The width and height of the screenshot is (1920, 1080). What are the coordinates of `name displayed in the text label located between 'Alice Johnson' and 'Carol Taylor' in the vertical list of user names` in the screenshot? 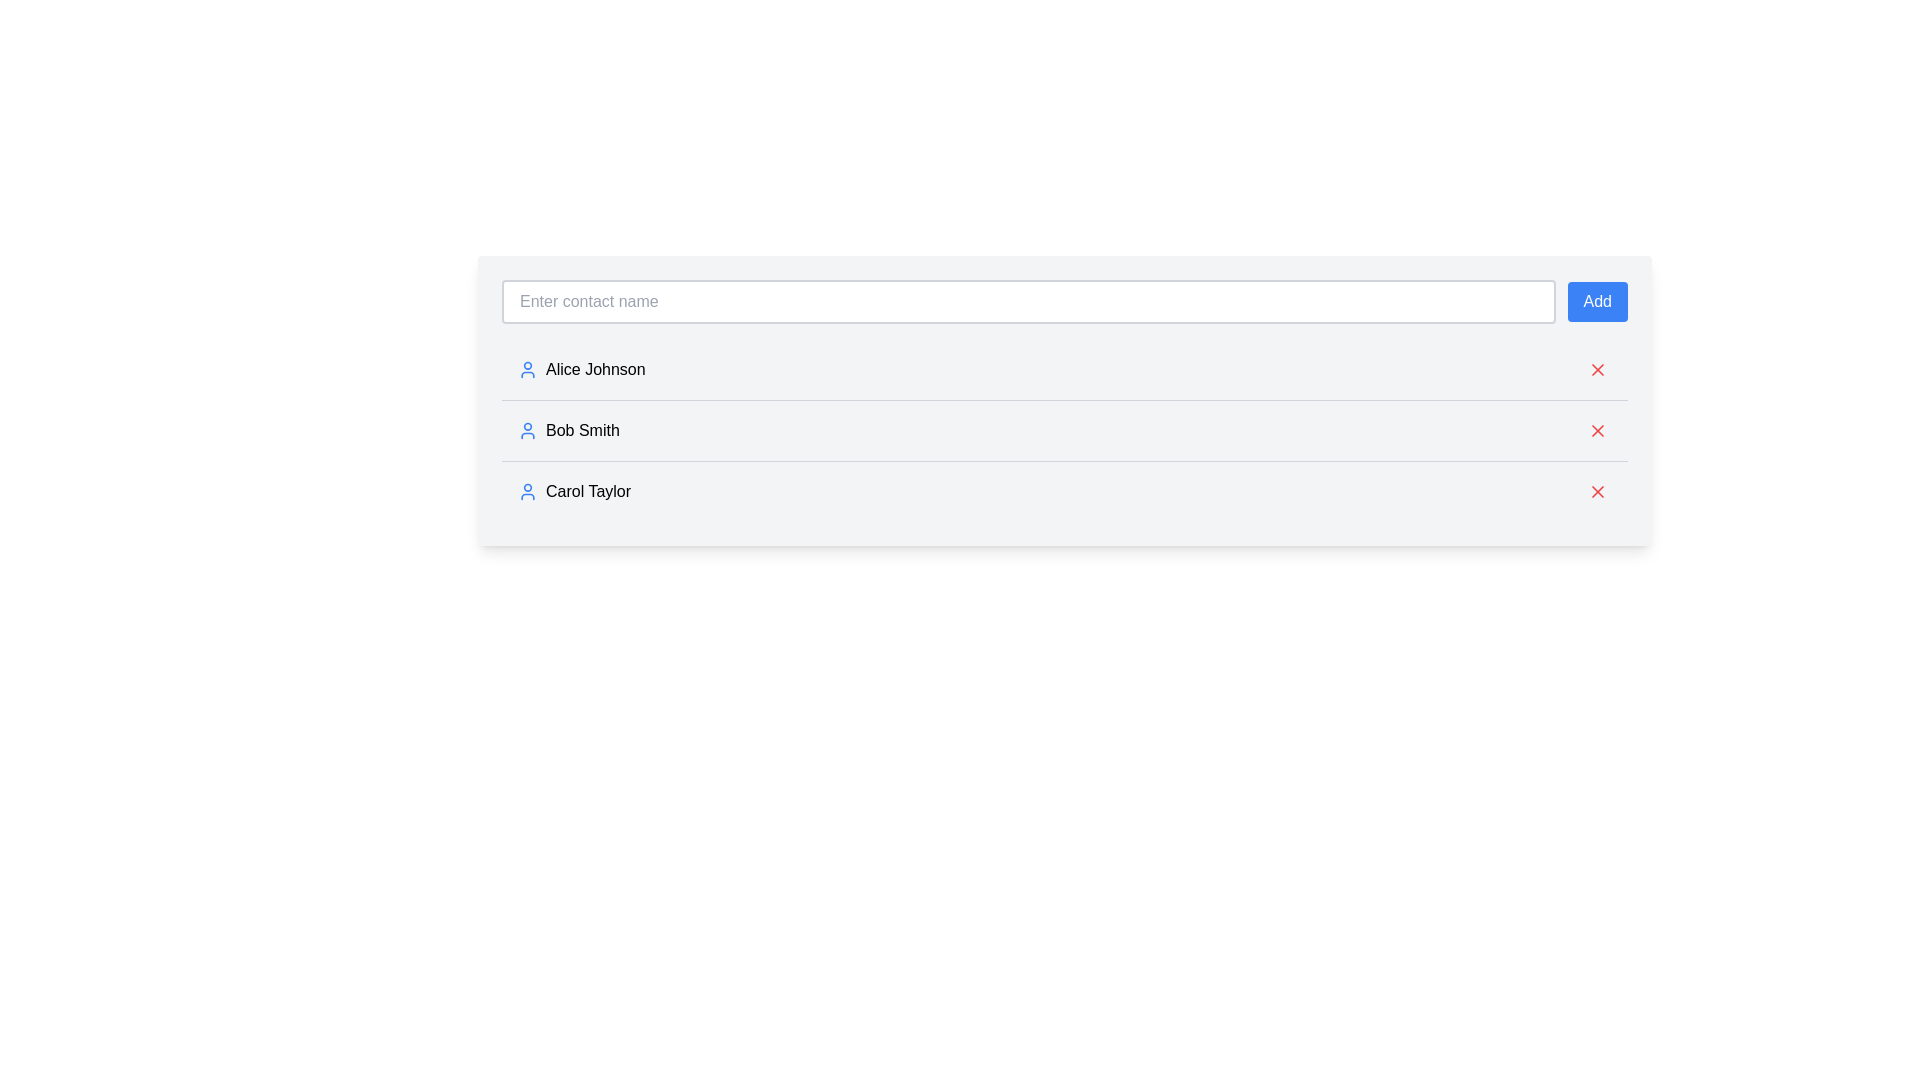 It's located at (567, 430).